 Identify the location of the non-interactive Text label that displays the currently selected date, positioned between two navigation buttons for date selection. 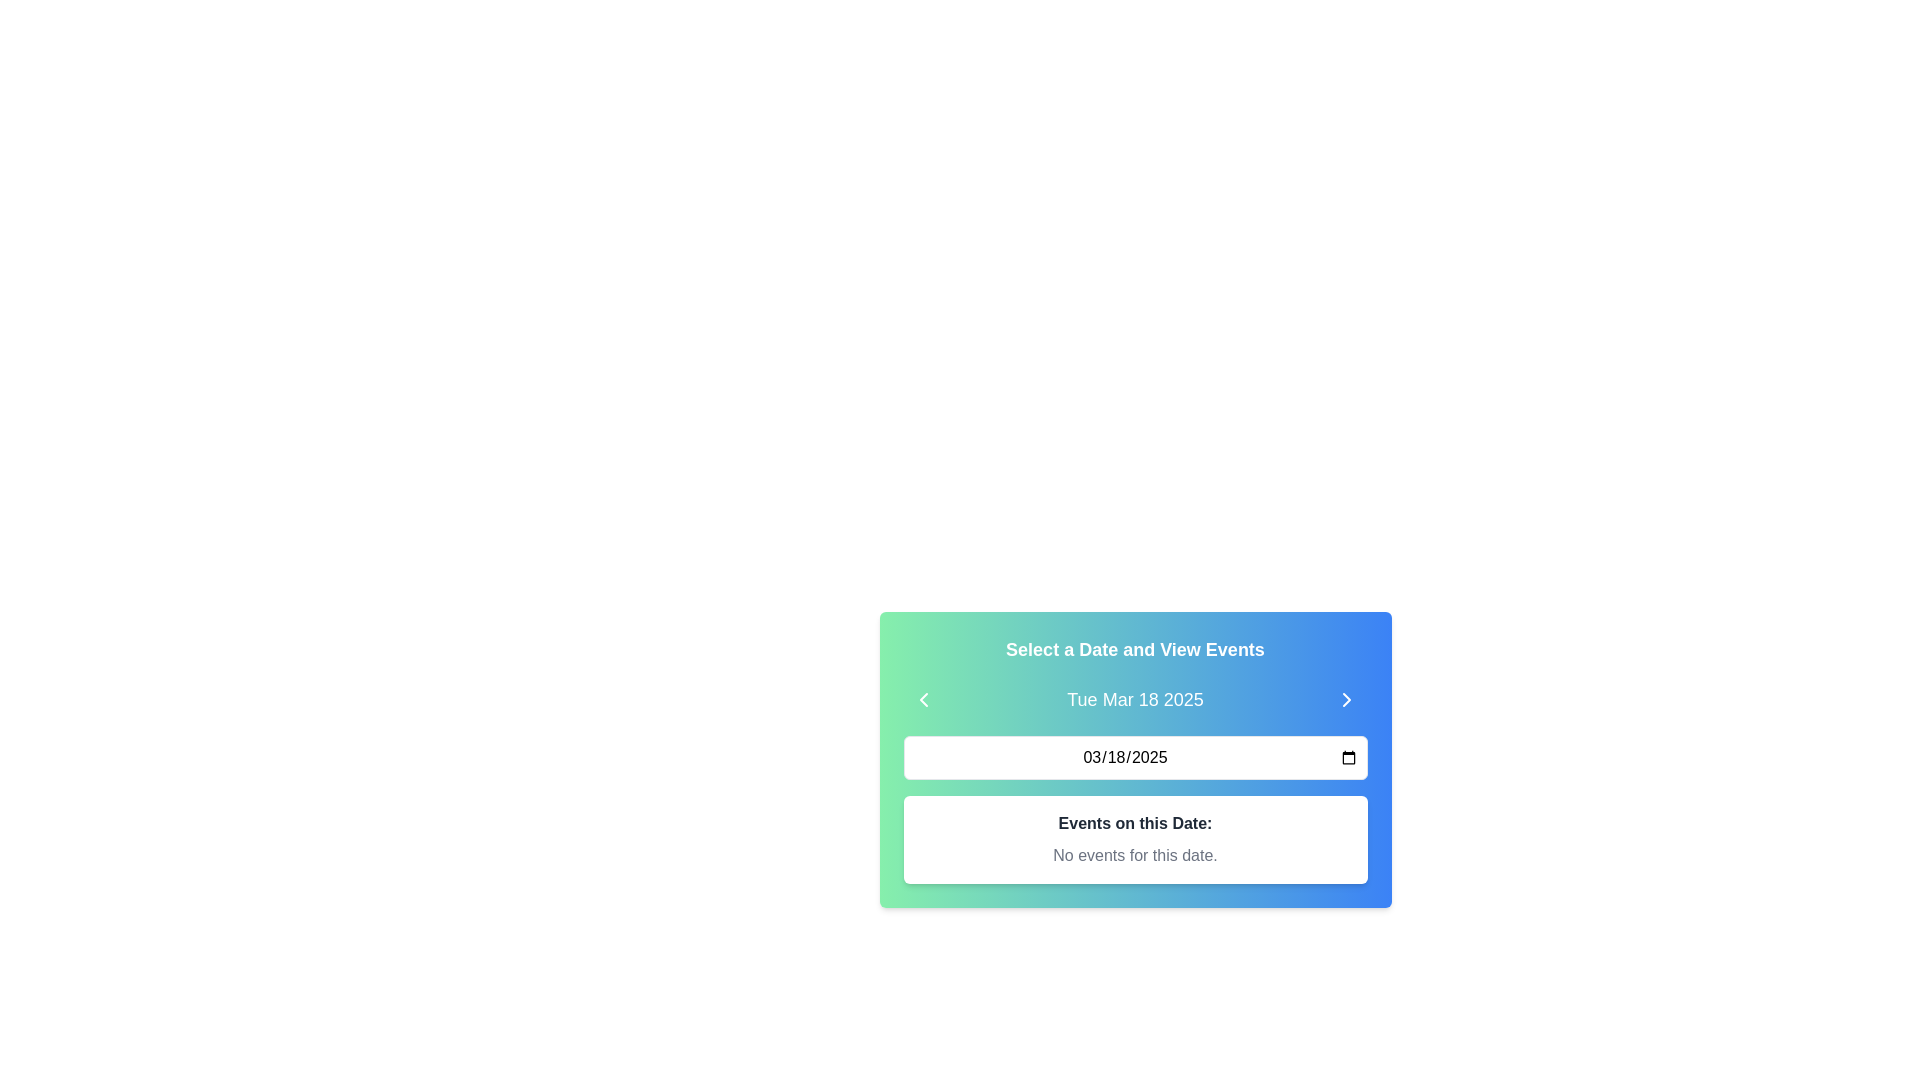
(1135, 698).